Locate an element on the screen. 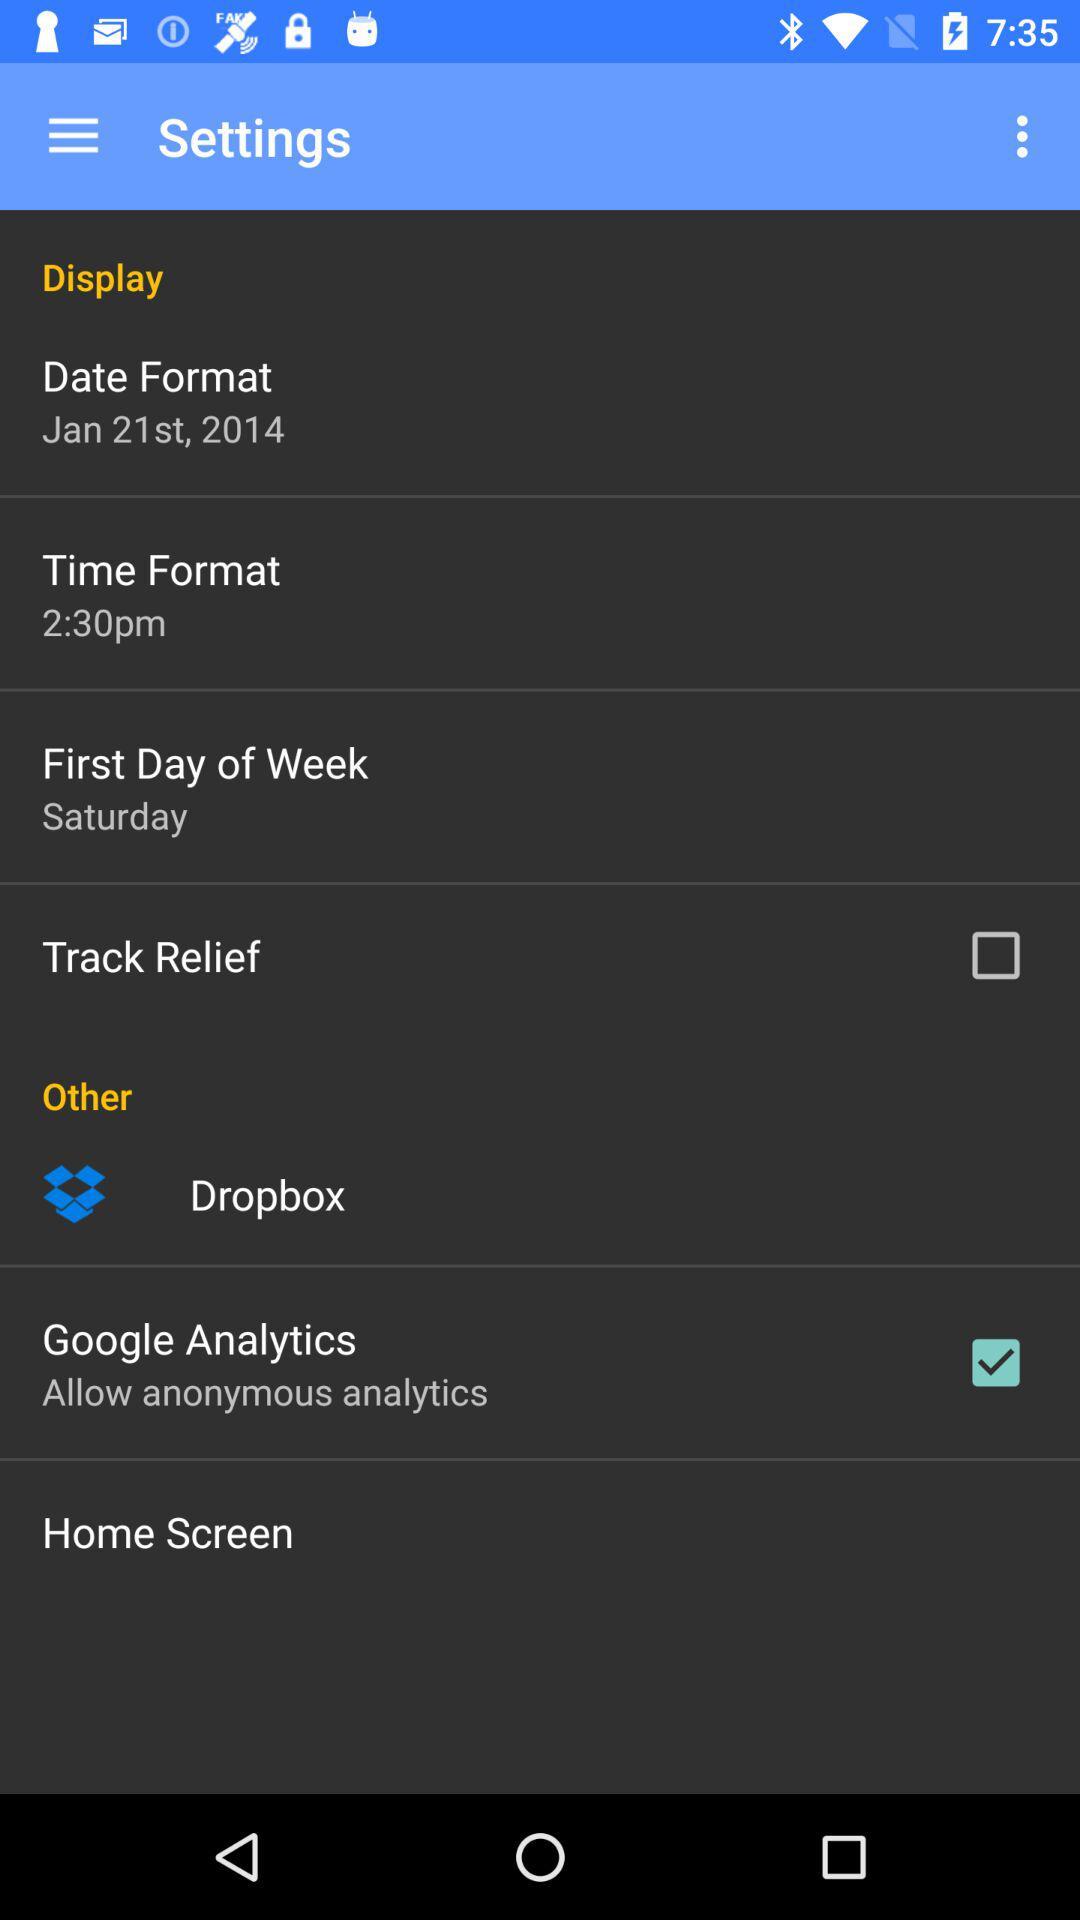  the item below the allow anonymous analytics is located at coordinates (167, 1530).